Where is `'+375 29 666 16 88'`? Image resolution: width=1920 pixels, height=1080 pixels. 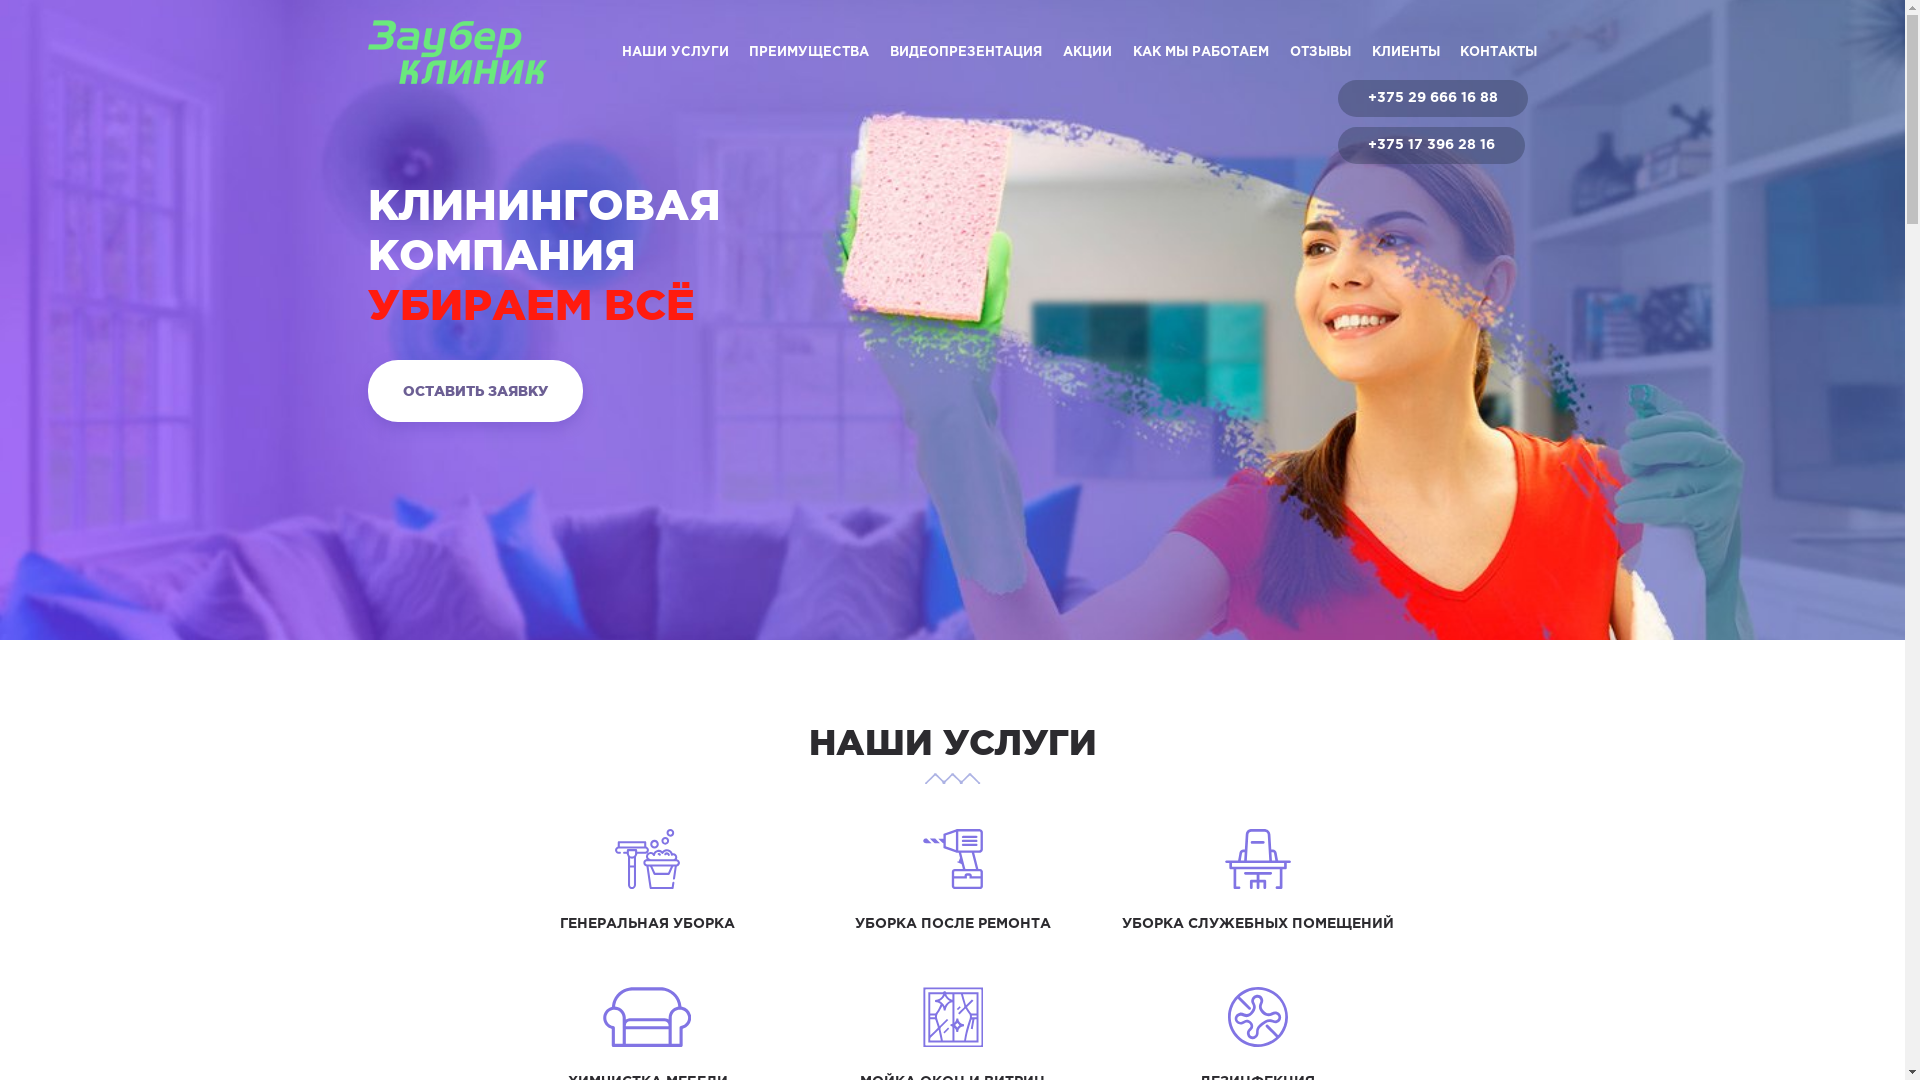 '+375 29 666 16 88' is located at coordinates (1432, 98).